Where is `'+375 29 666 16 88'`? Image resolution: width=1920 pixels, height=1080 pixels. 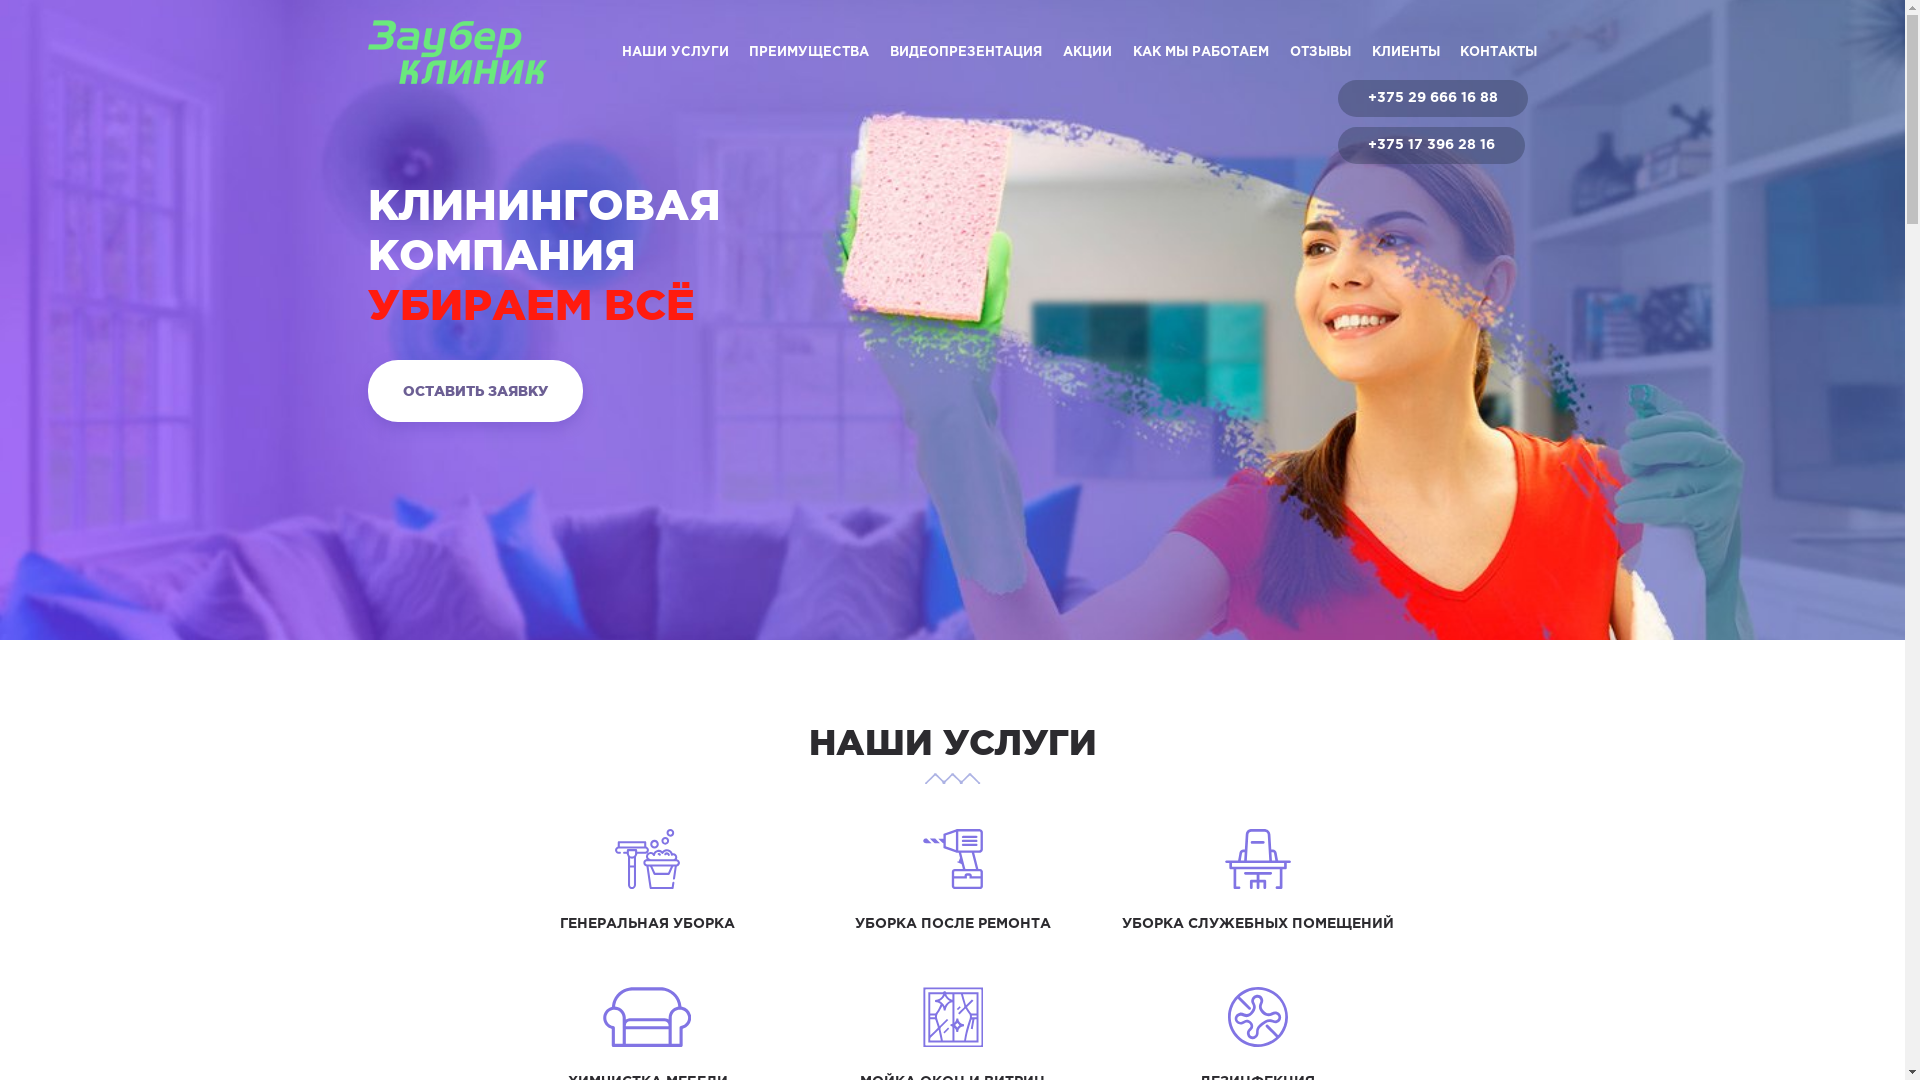 '+375 29 666 16 88' is located at coordinates (1432, 98).